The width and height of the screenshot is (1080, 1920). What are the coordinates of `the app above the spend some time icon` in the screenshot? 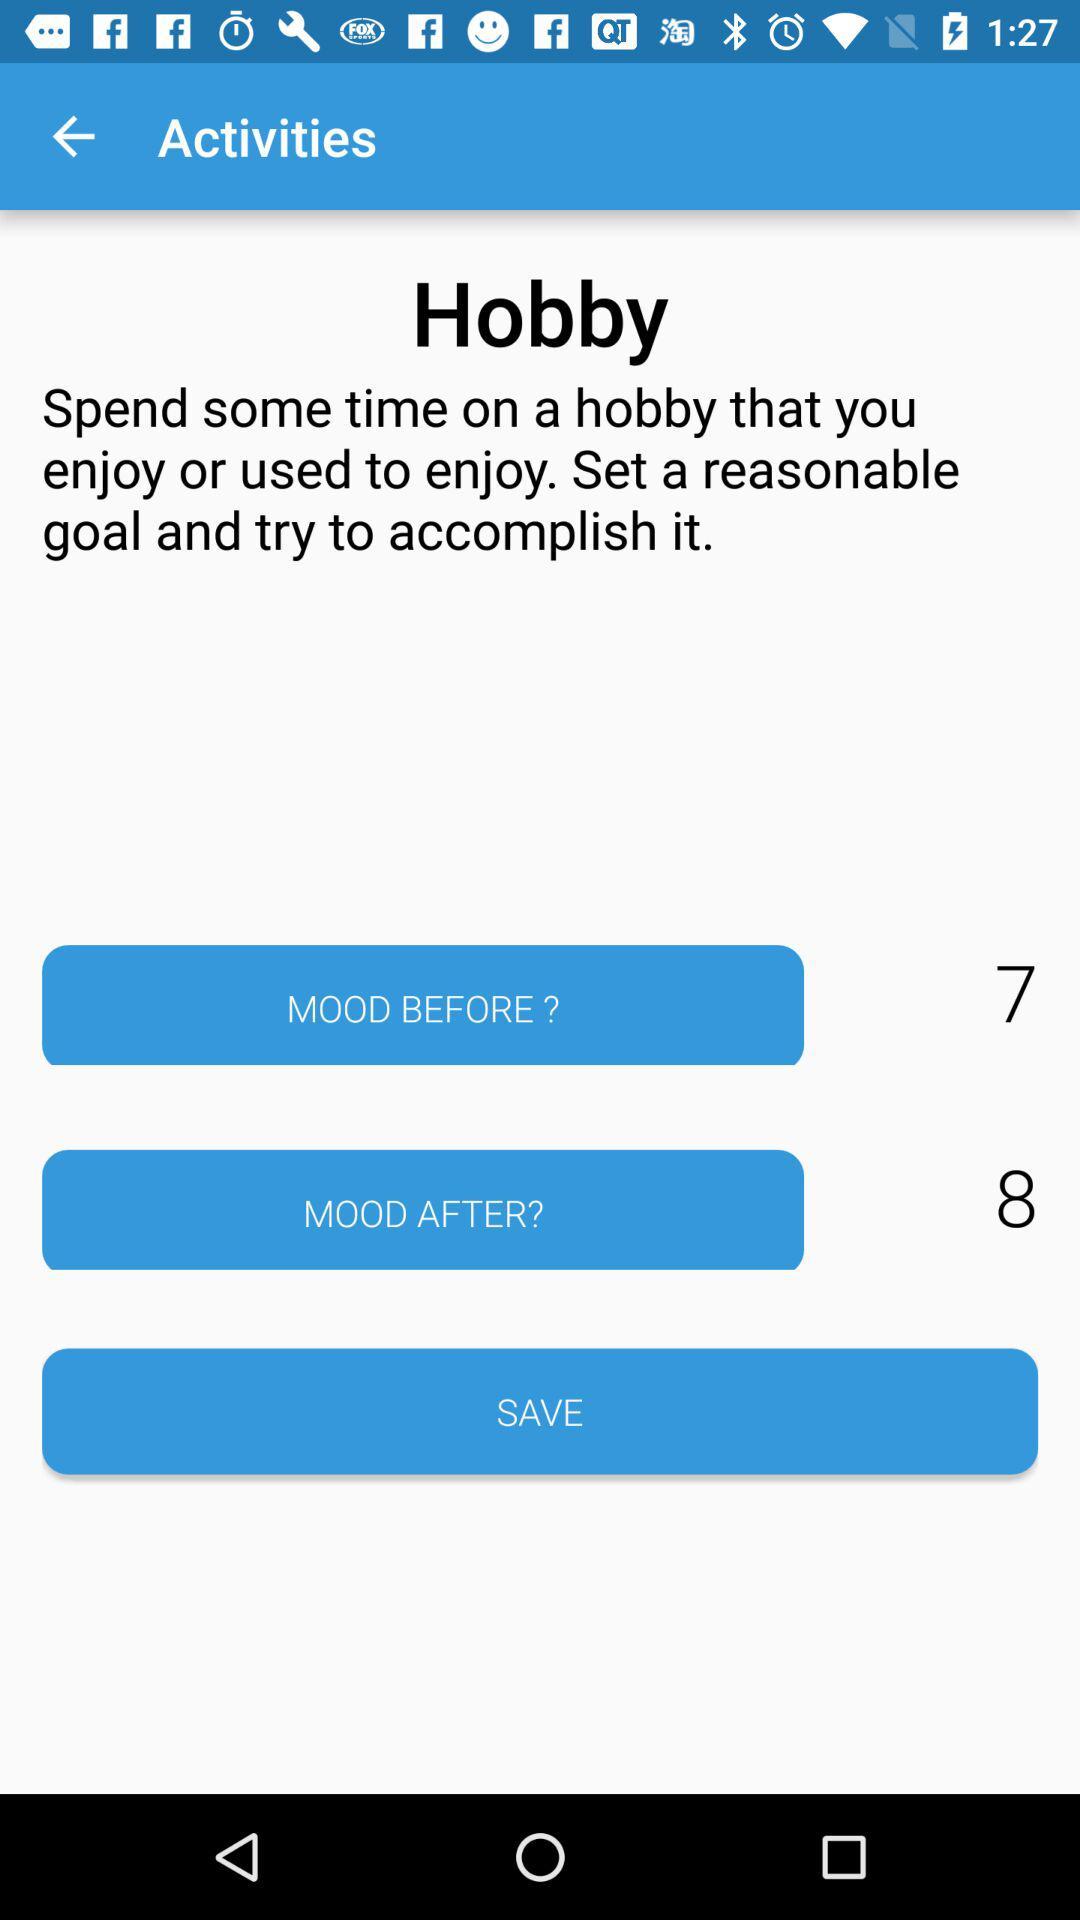 It's located at (72, 135).